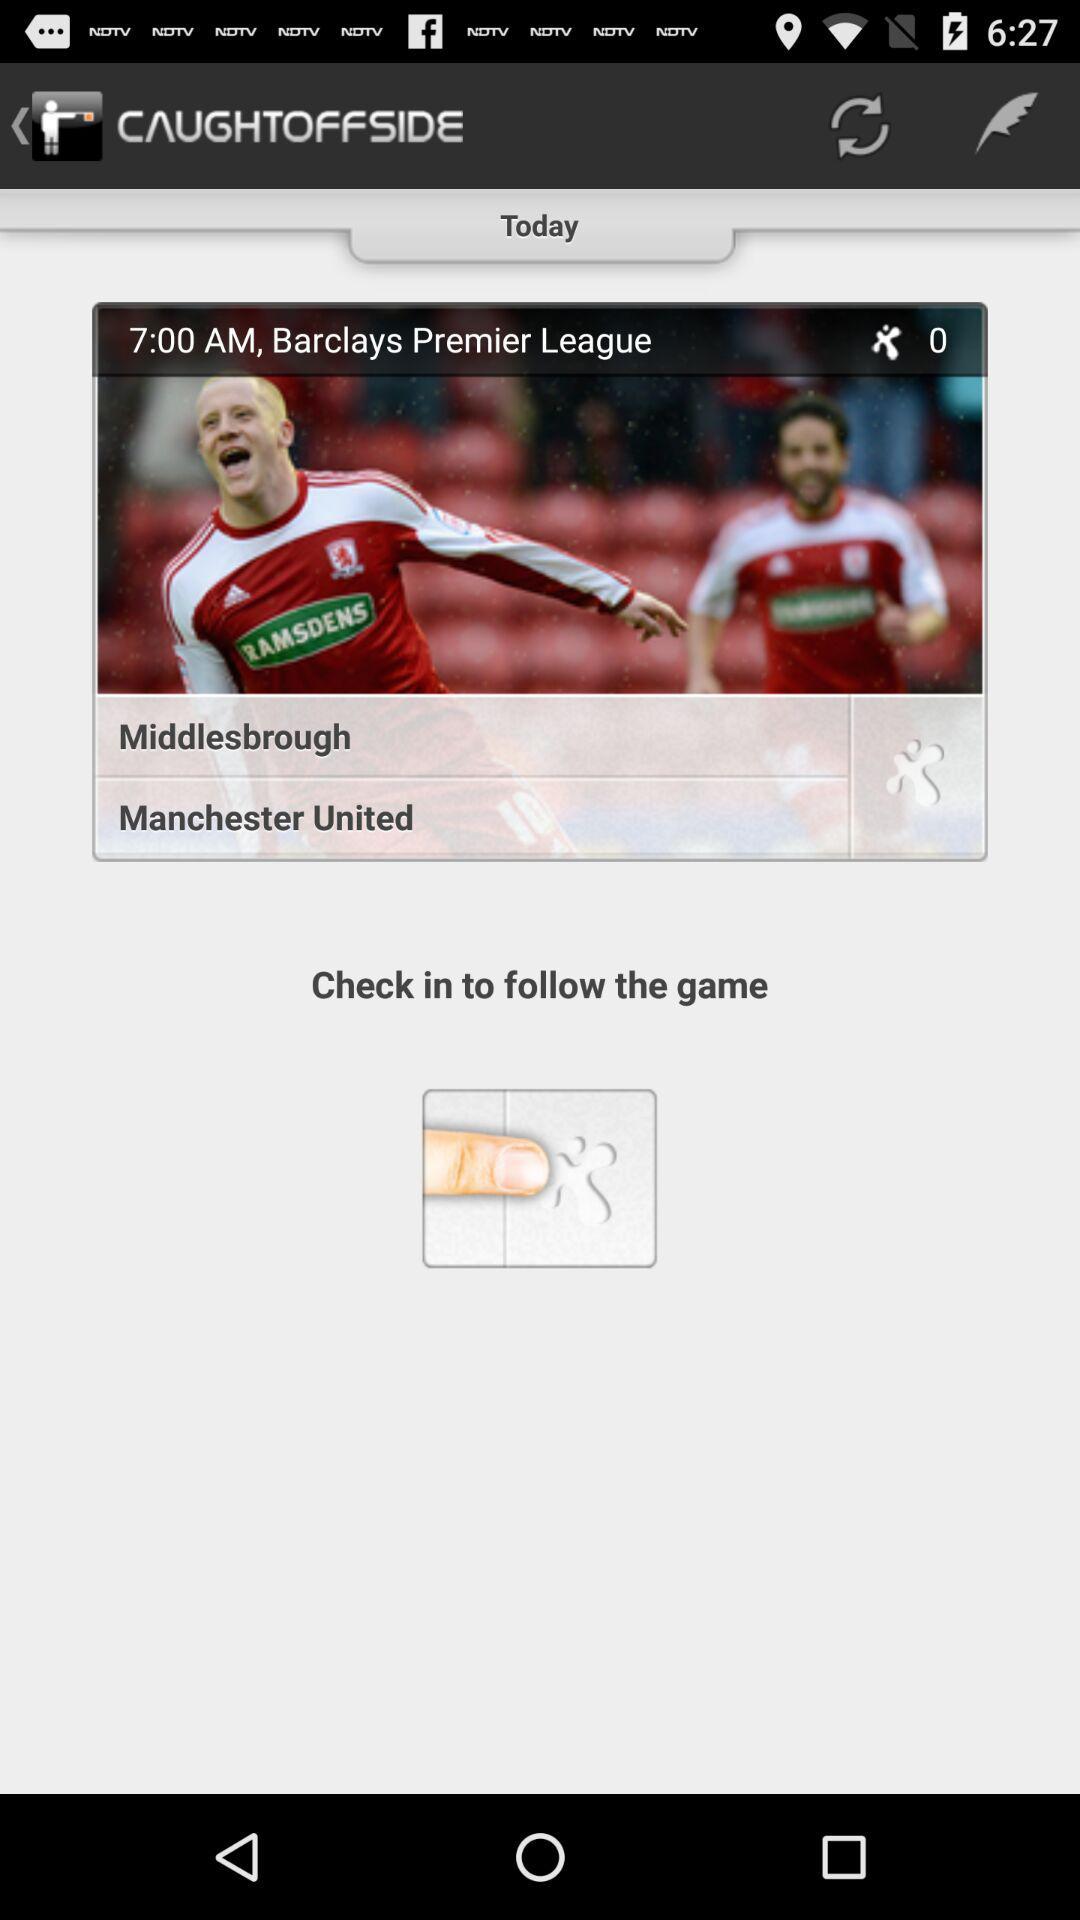  I want to click on manchester united item, so click(459, 816).